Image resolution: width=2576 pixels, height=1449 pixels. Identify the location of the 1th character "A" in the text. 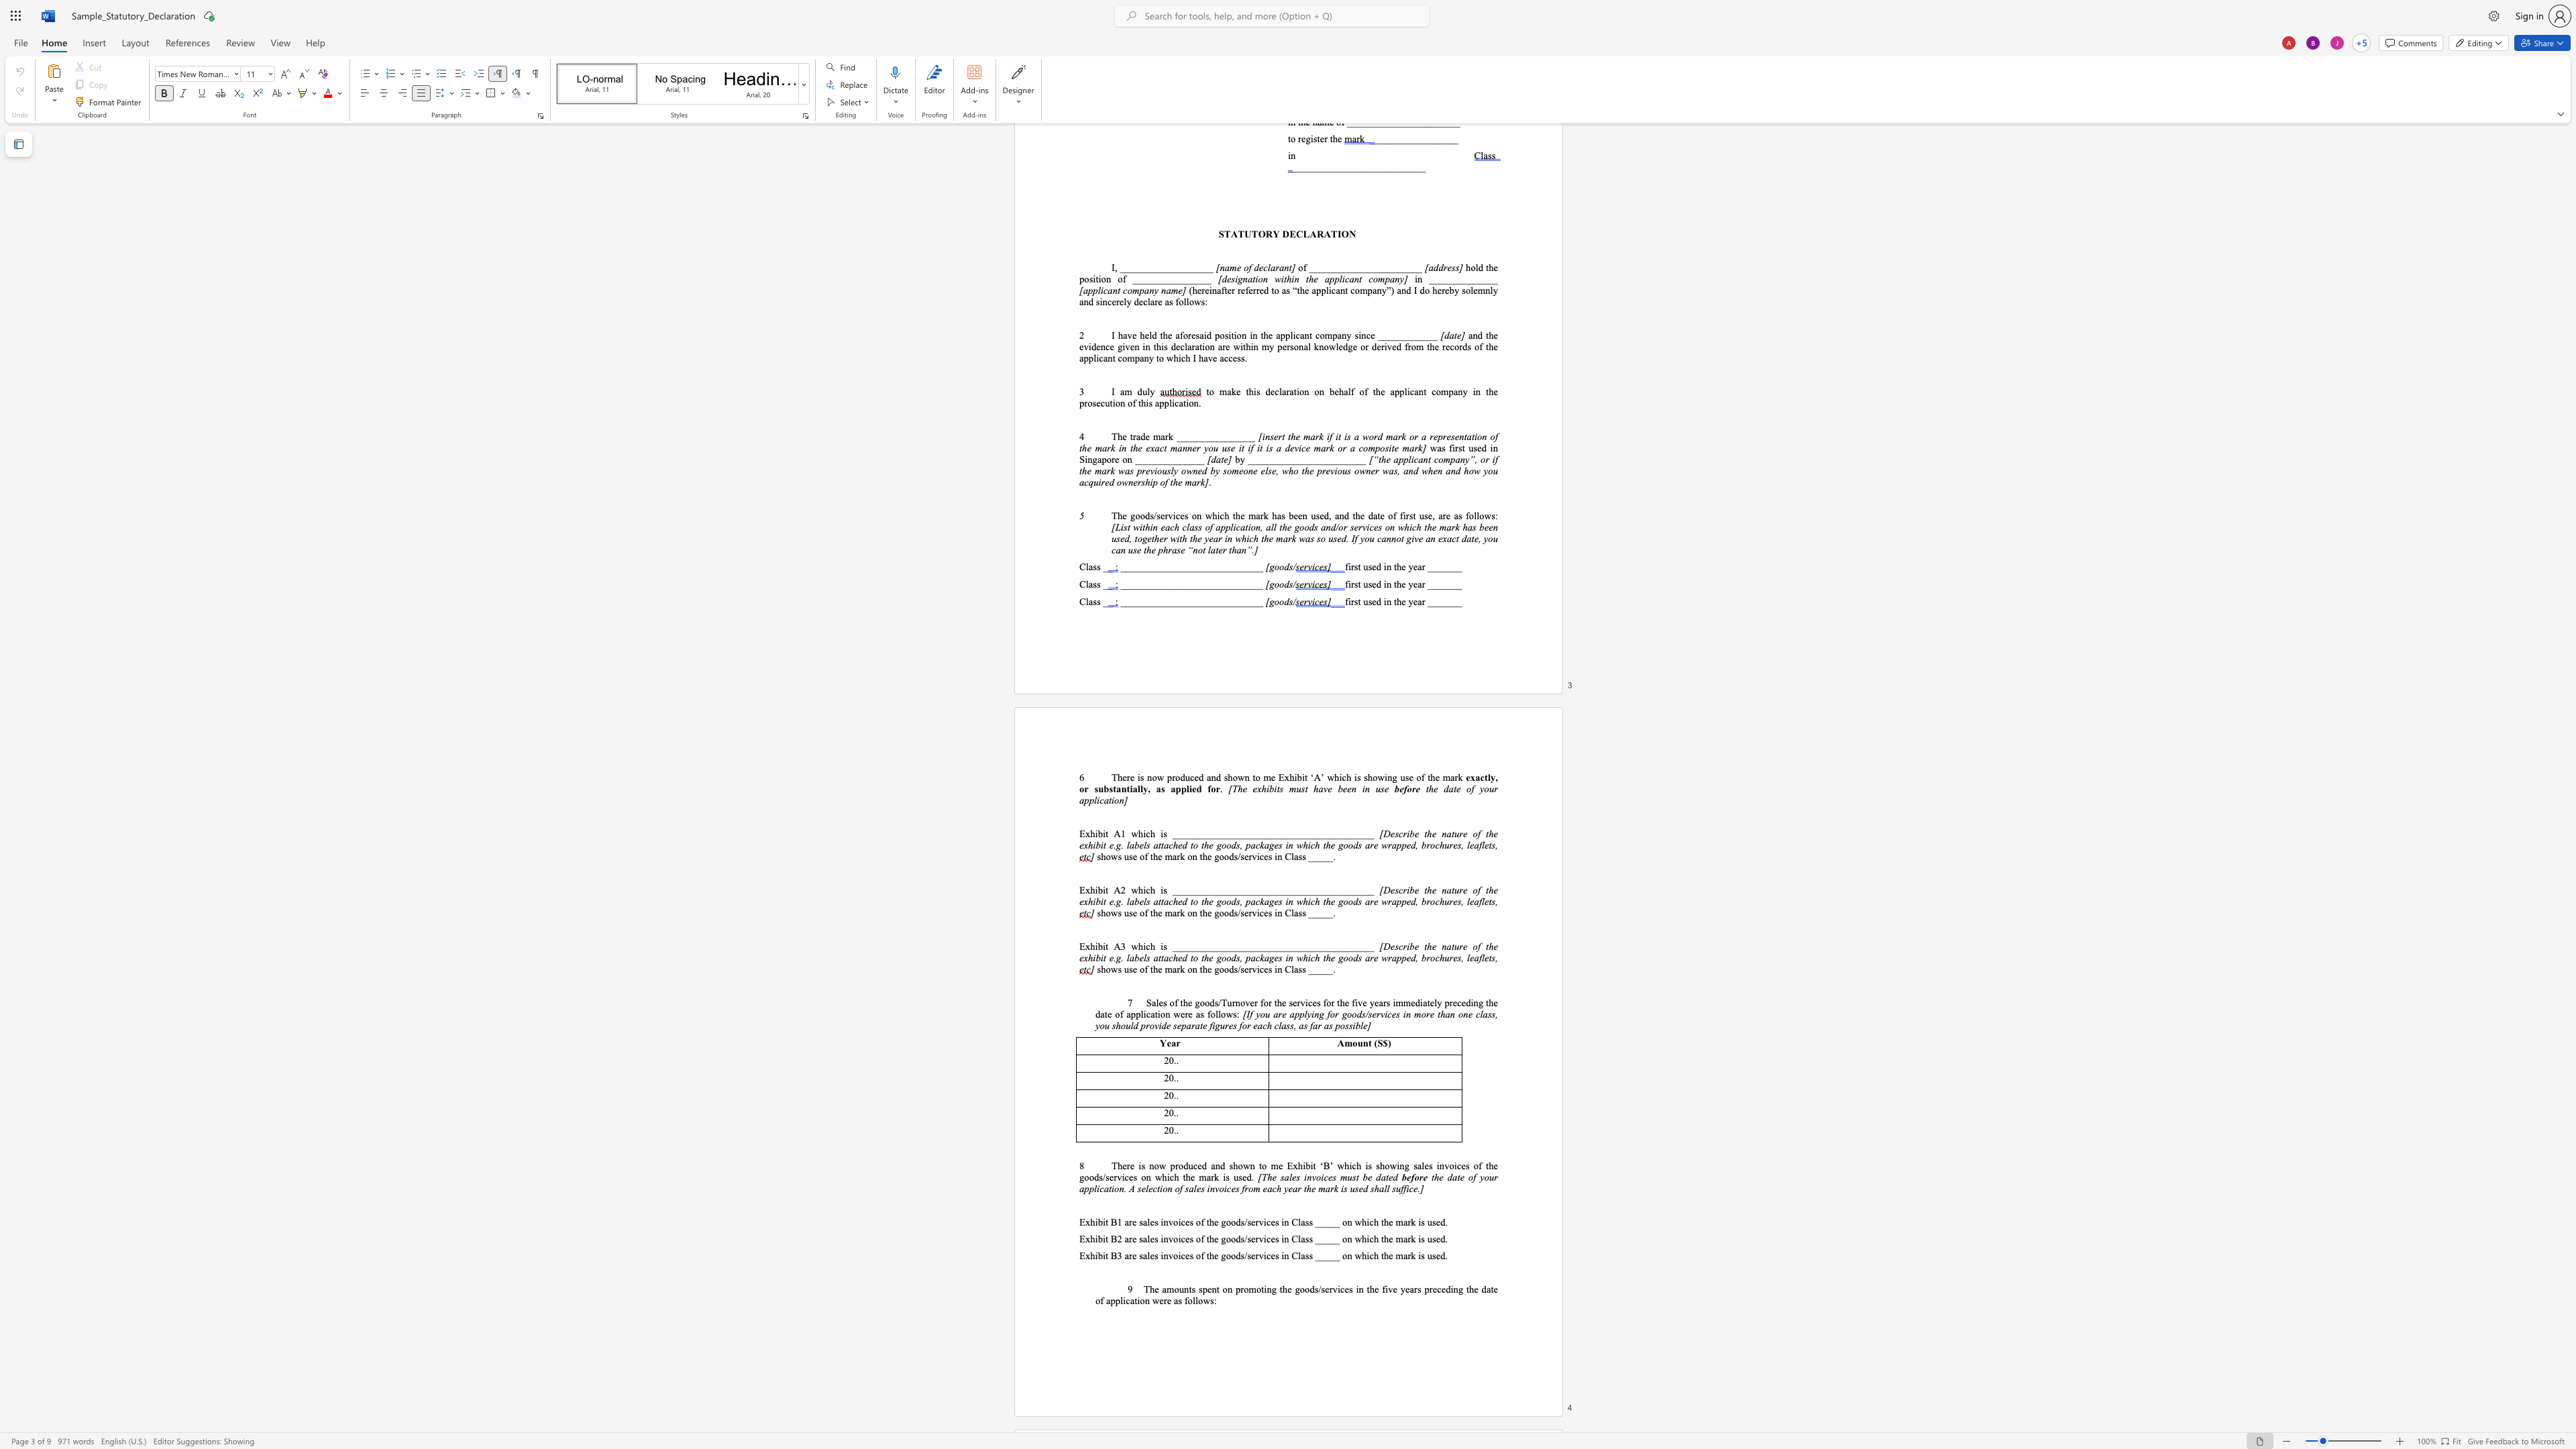
(1116, 833).